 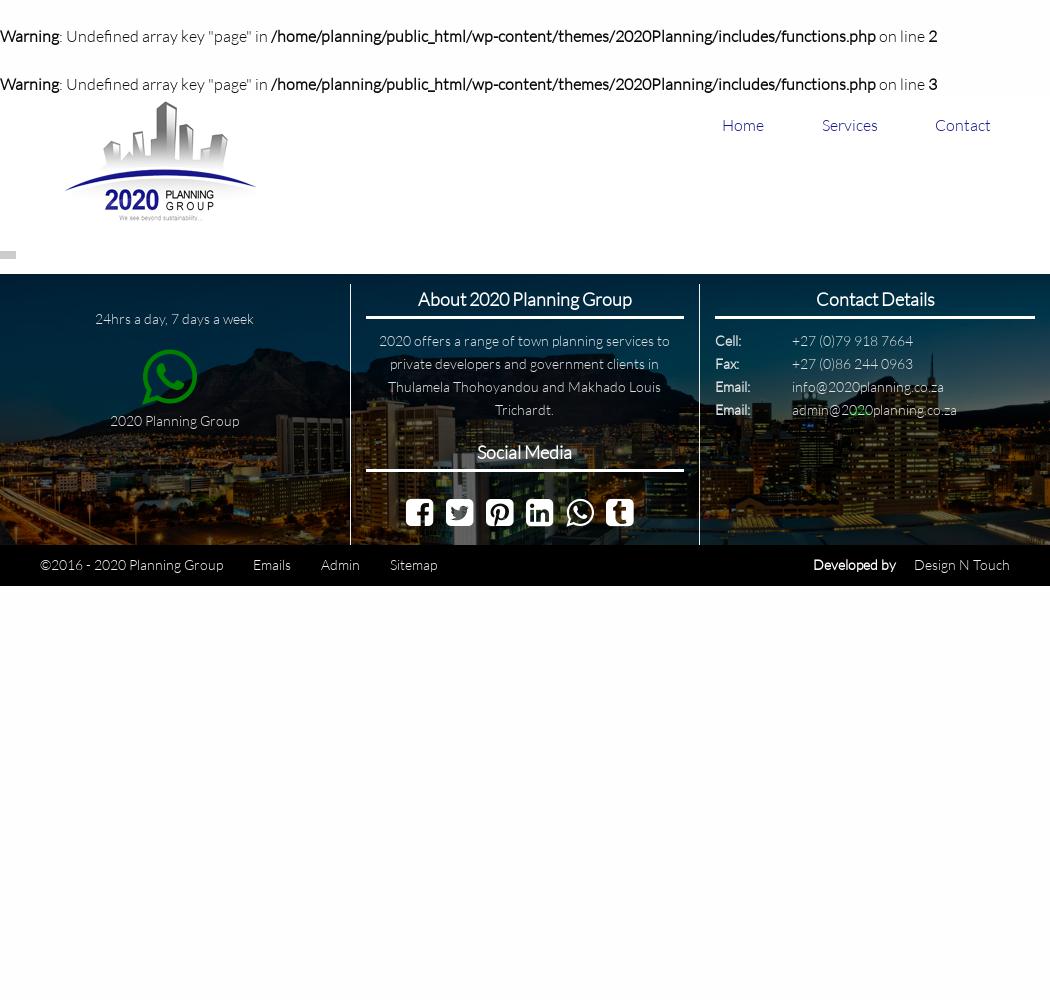 What do you see at coordinates (873, 299) in the screenshot?
I see `'Contact Details'` at bounding box center [873, 299].